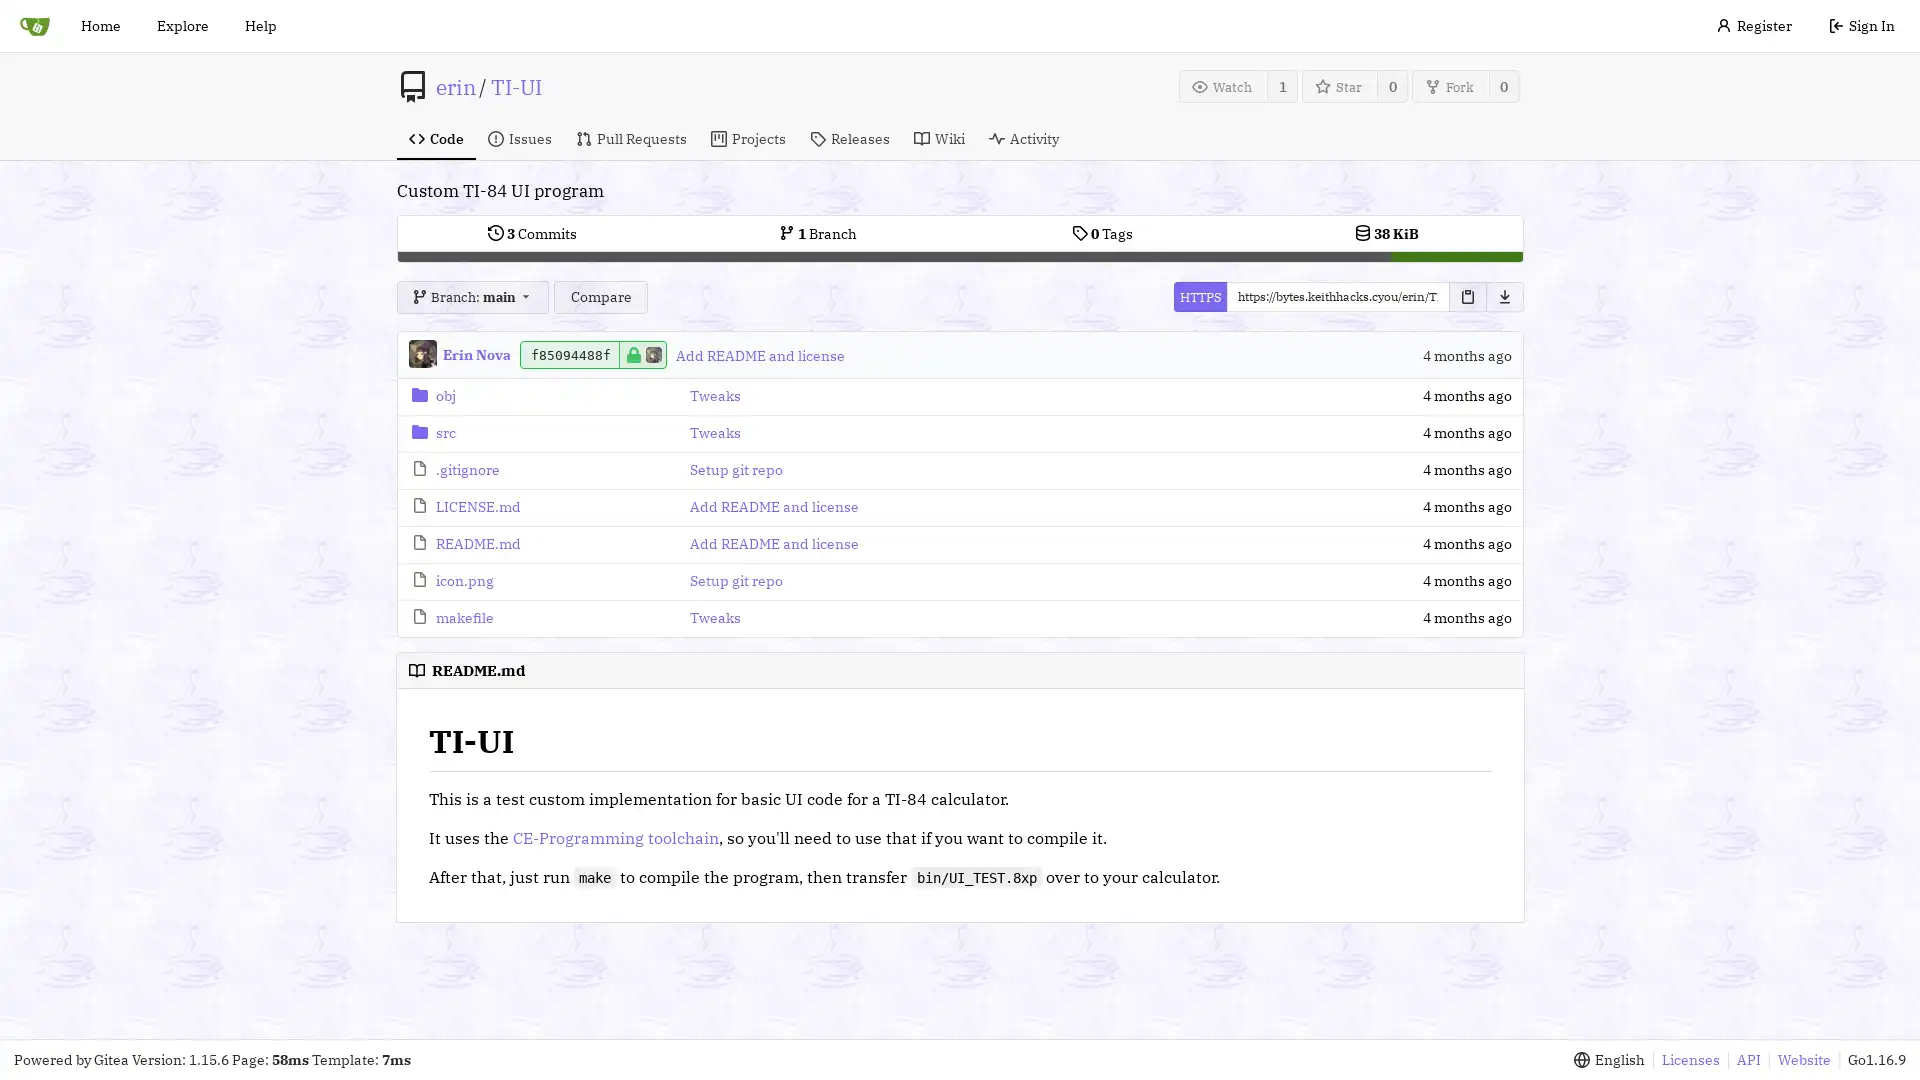 The image size is (1920, 1080). Describe the element at coordinates (1339, 85) in the screenshot. I see `Star` at that location.